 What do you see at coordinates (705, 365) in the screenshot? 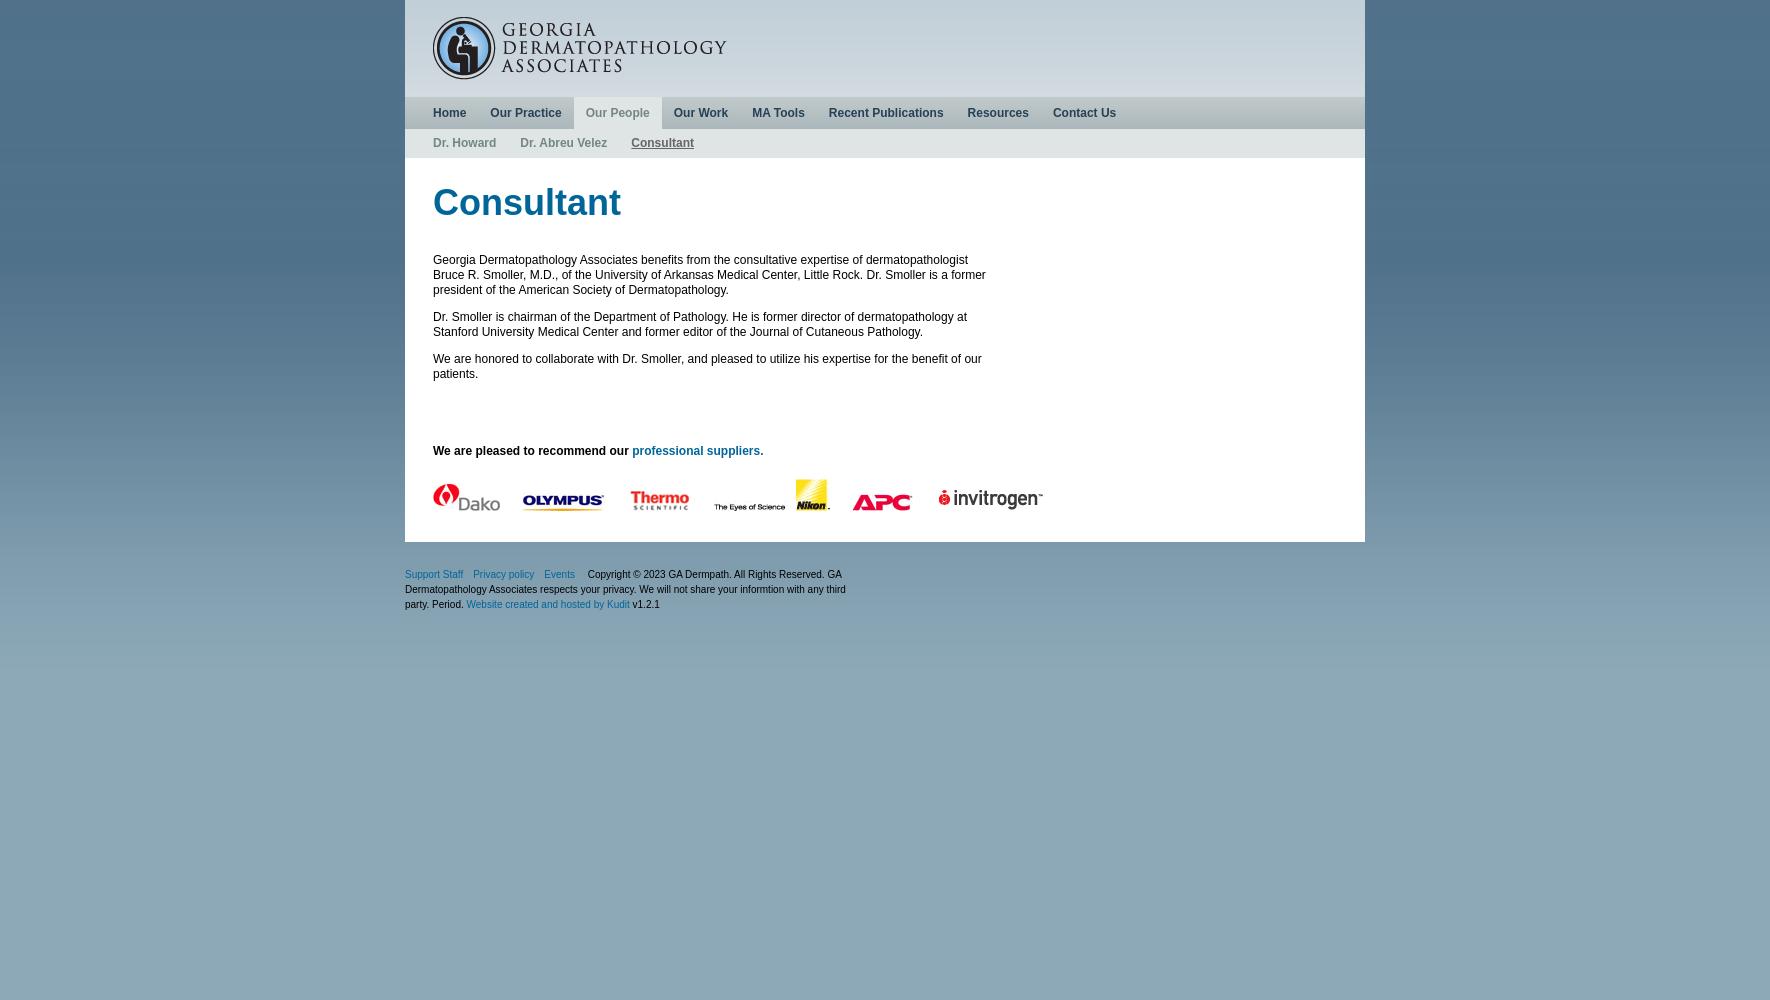
I see `'We are honored to collaborate with Dr. Smoller, and pleased to utilize his expertise for the benefit of our patients.'` at bounding box center [705, 365].